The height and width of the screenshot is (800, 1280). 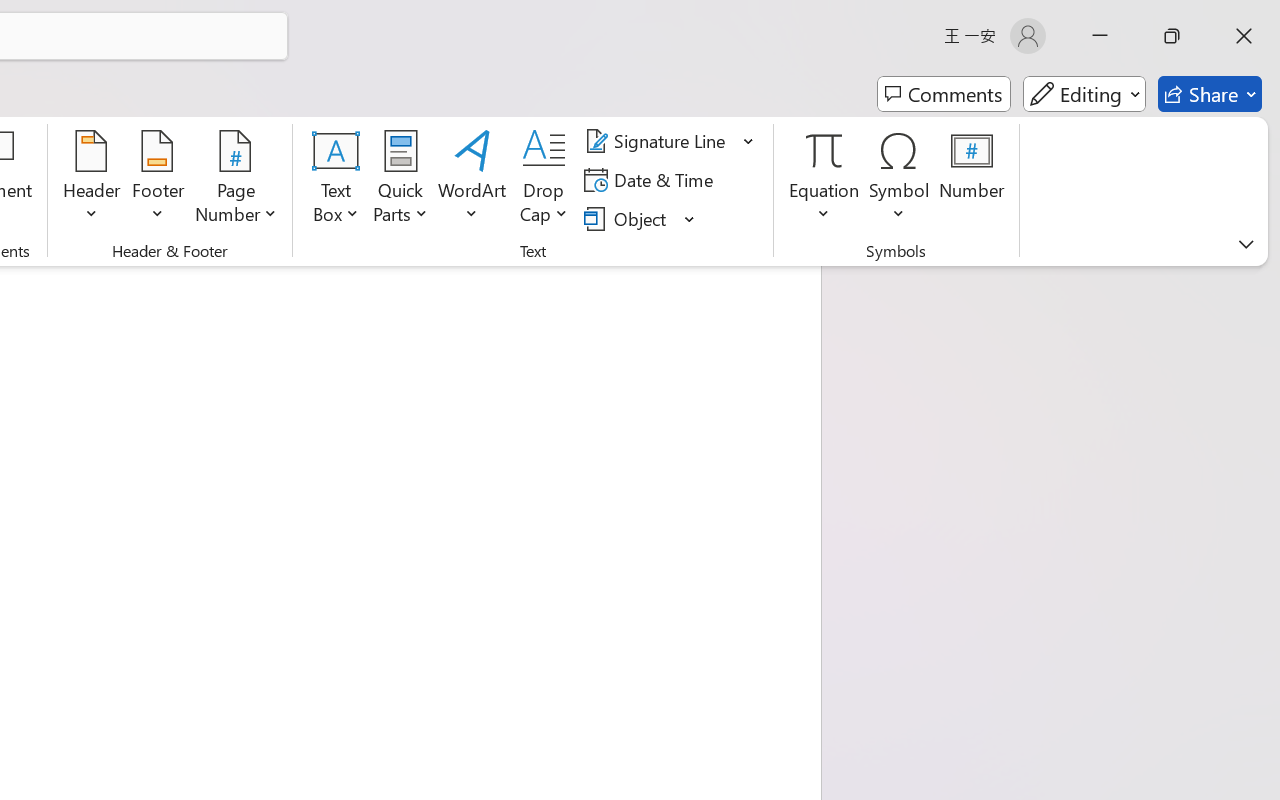 What do you see at coordinates (1083, 94) in the screenshot?
I see `'Mode'` at bounding box center [1083, 94].